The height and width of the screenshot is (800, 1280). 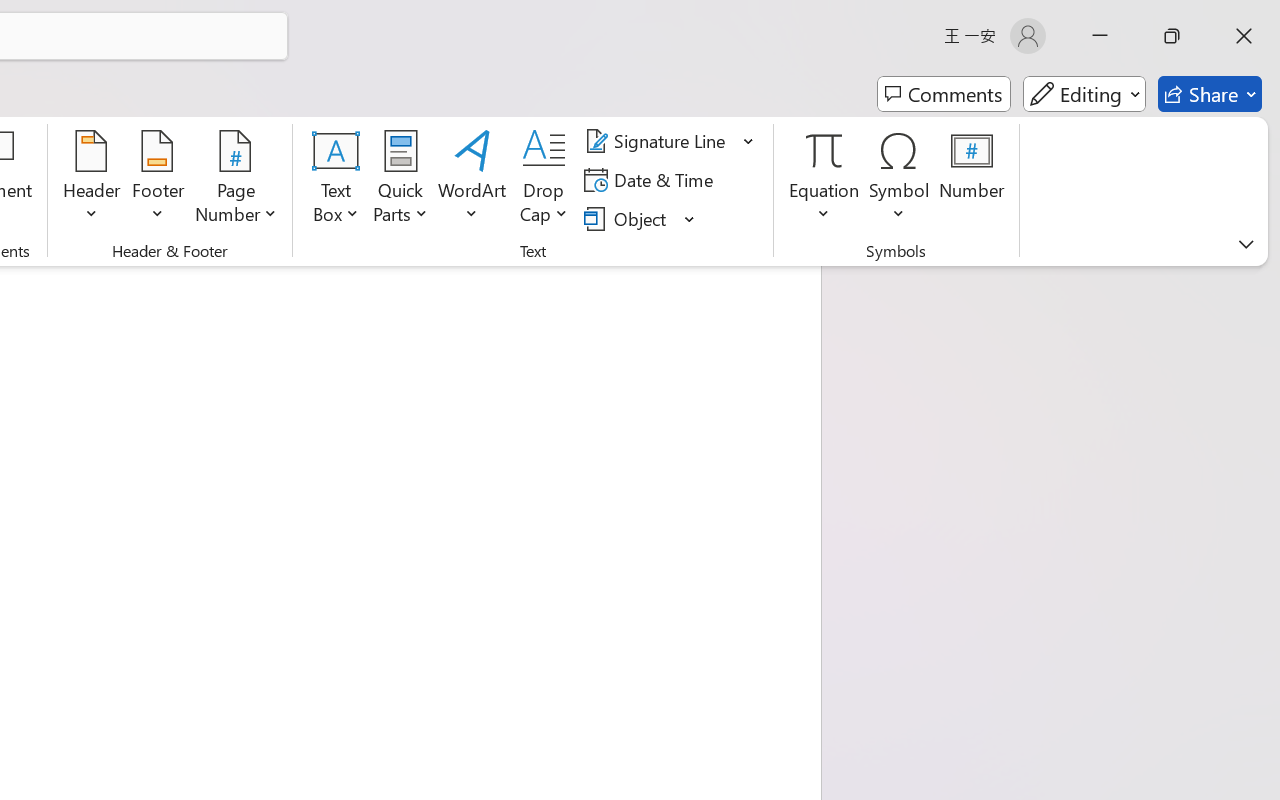 What do you see at coordinates (1083, 94) in the screenshot?
I see `'Mode'` at bounding box center [1083, 94].